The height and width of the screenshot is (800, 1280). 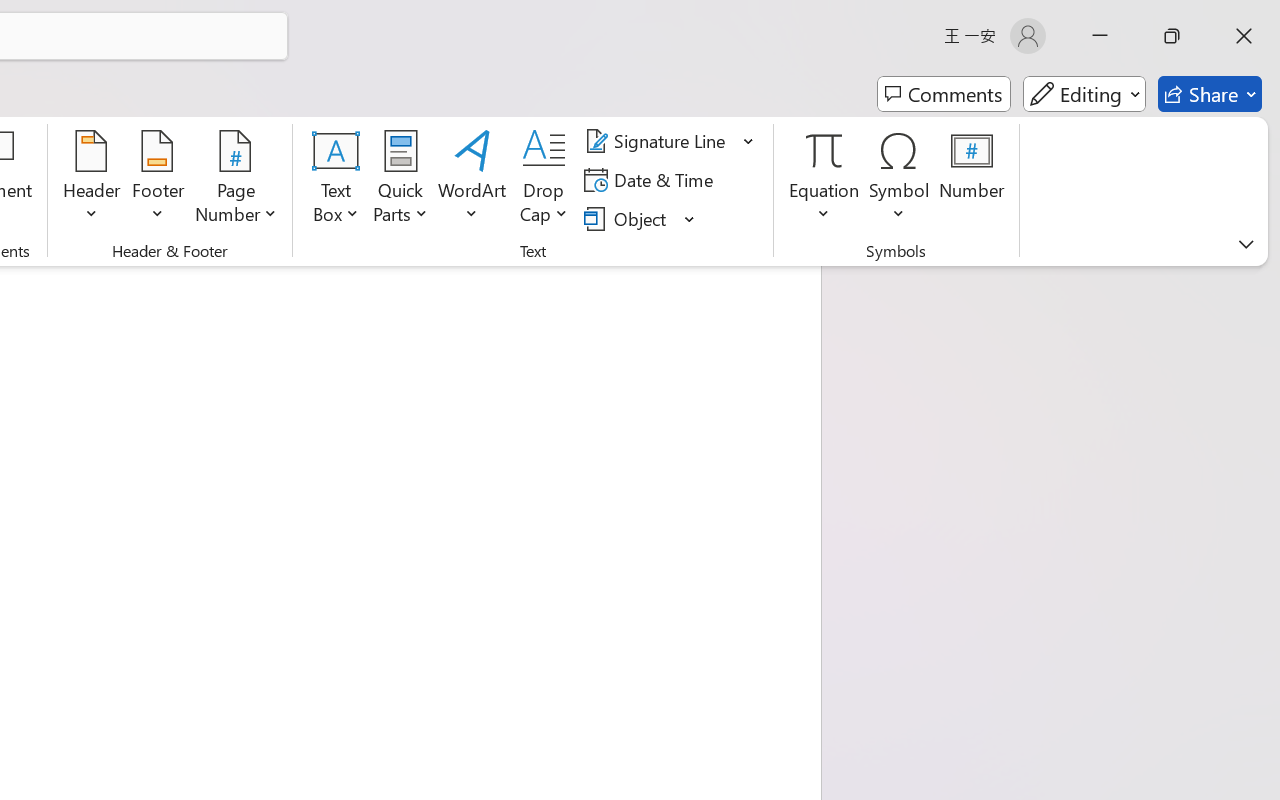 What do you see at coordinates (1083, 94) in the screenshot?
I see `'Mode'` at bounding box center [1083, 94].